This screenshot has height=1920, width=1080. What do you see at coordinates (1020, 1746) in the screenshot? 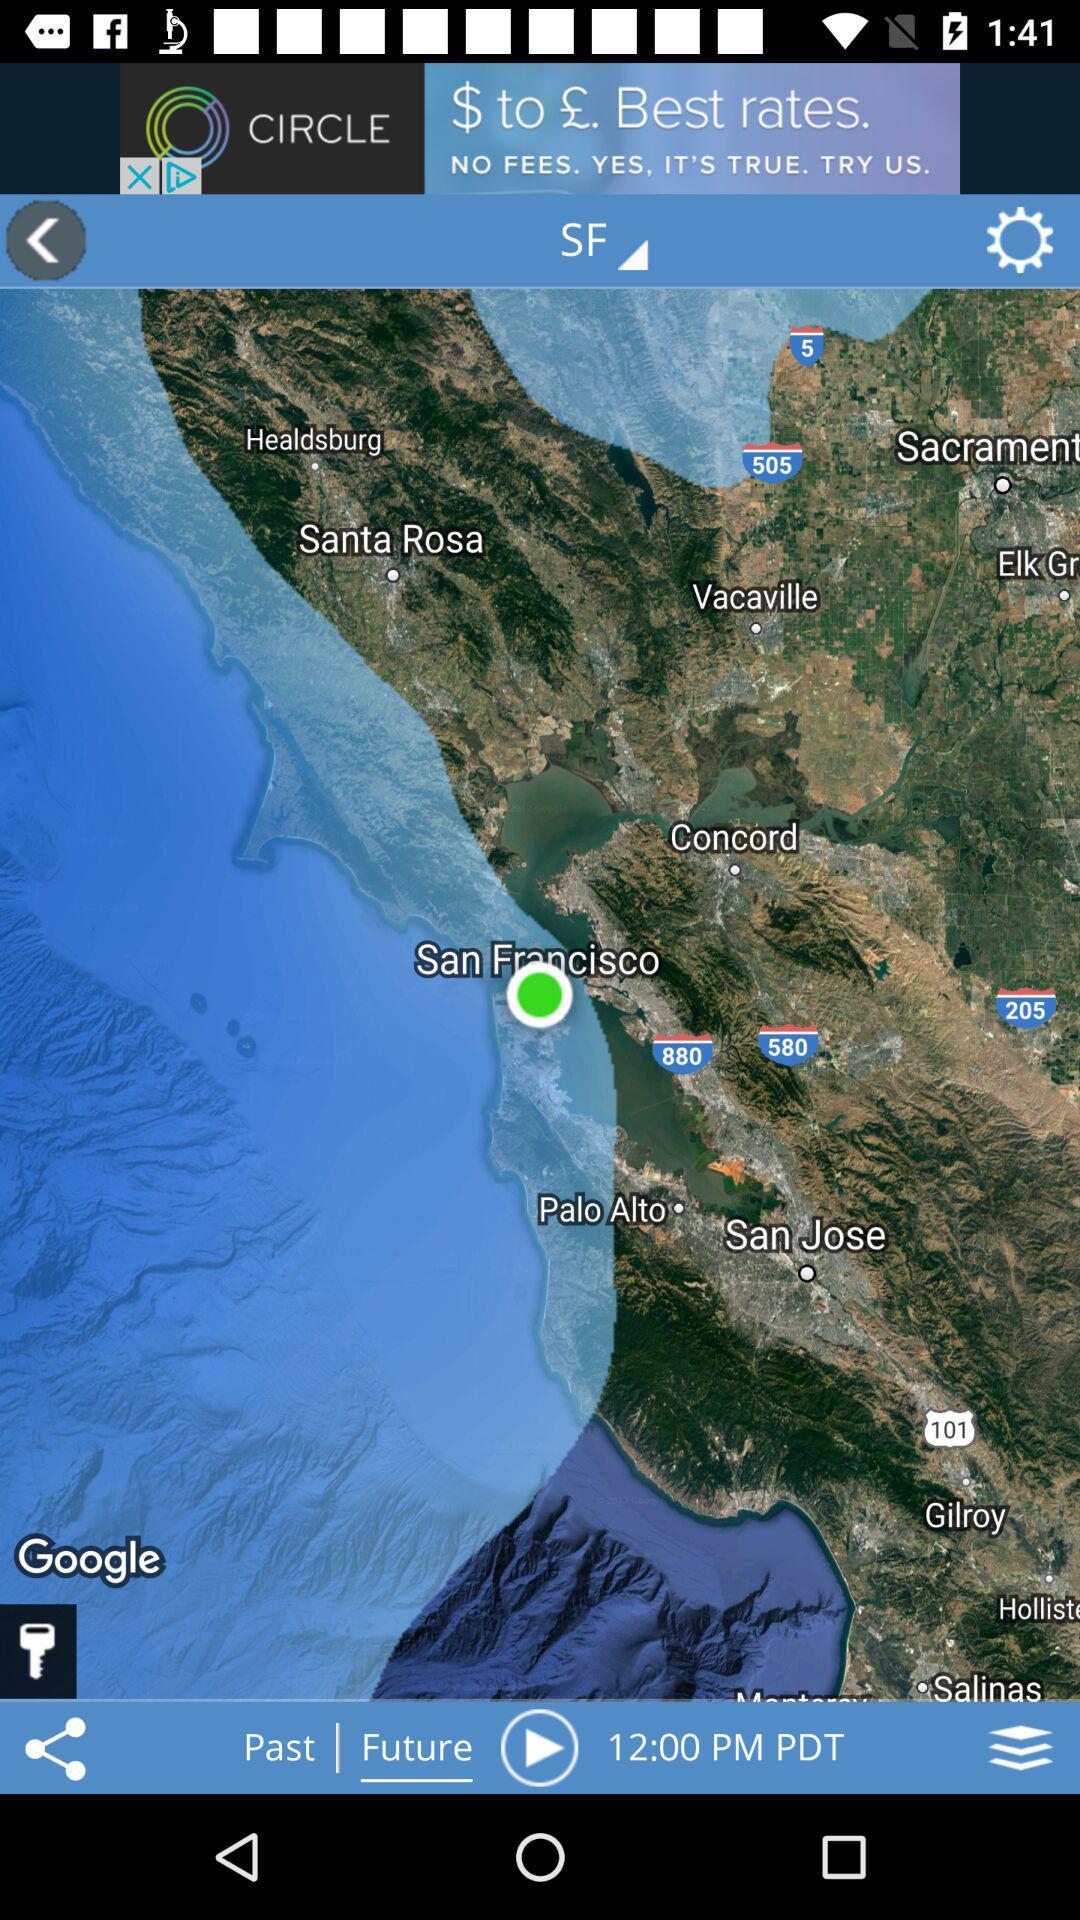
I see `the layers icon` at bounding box center [1020, 1746].